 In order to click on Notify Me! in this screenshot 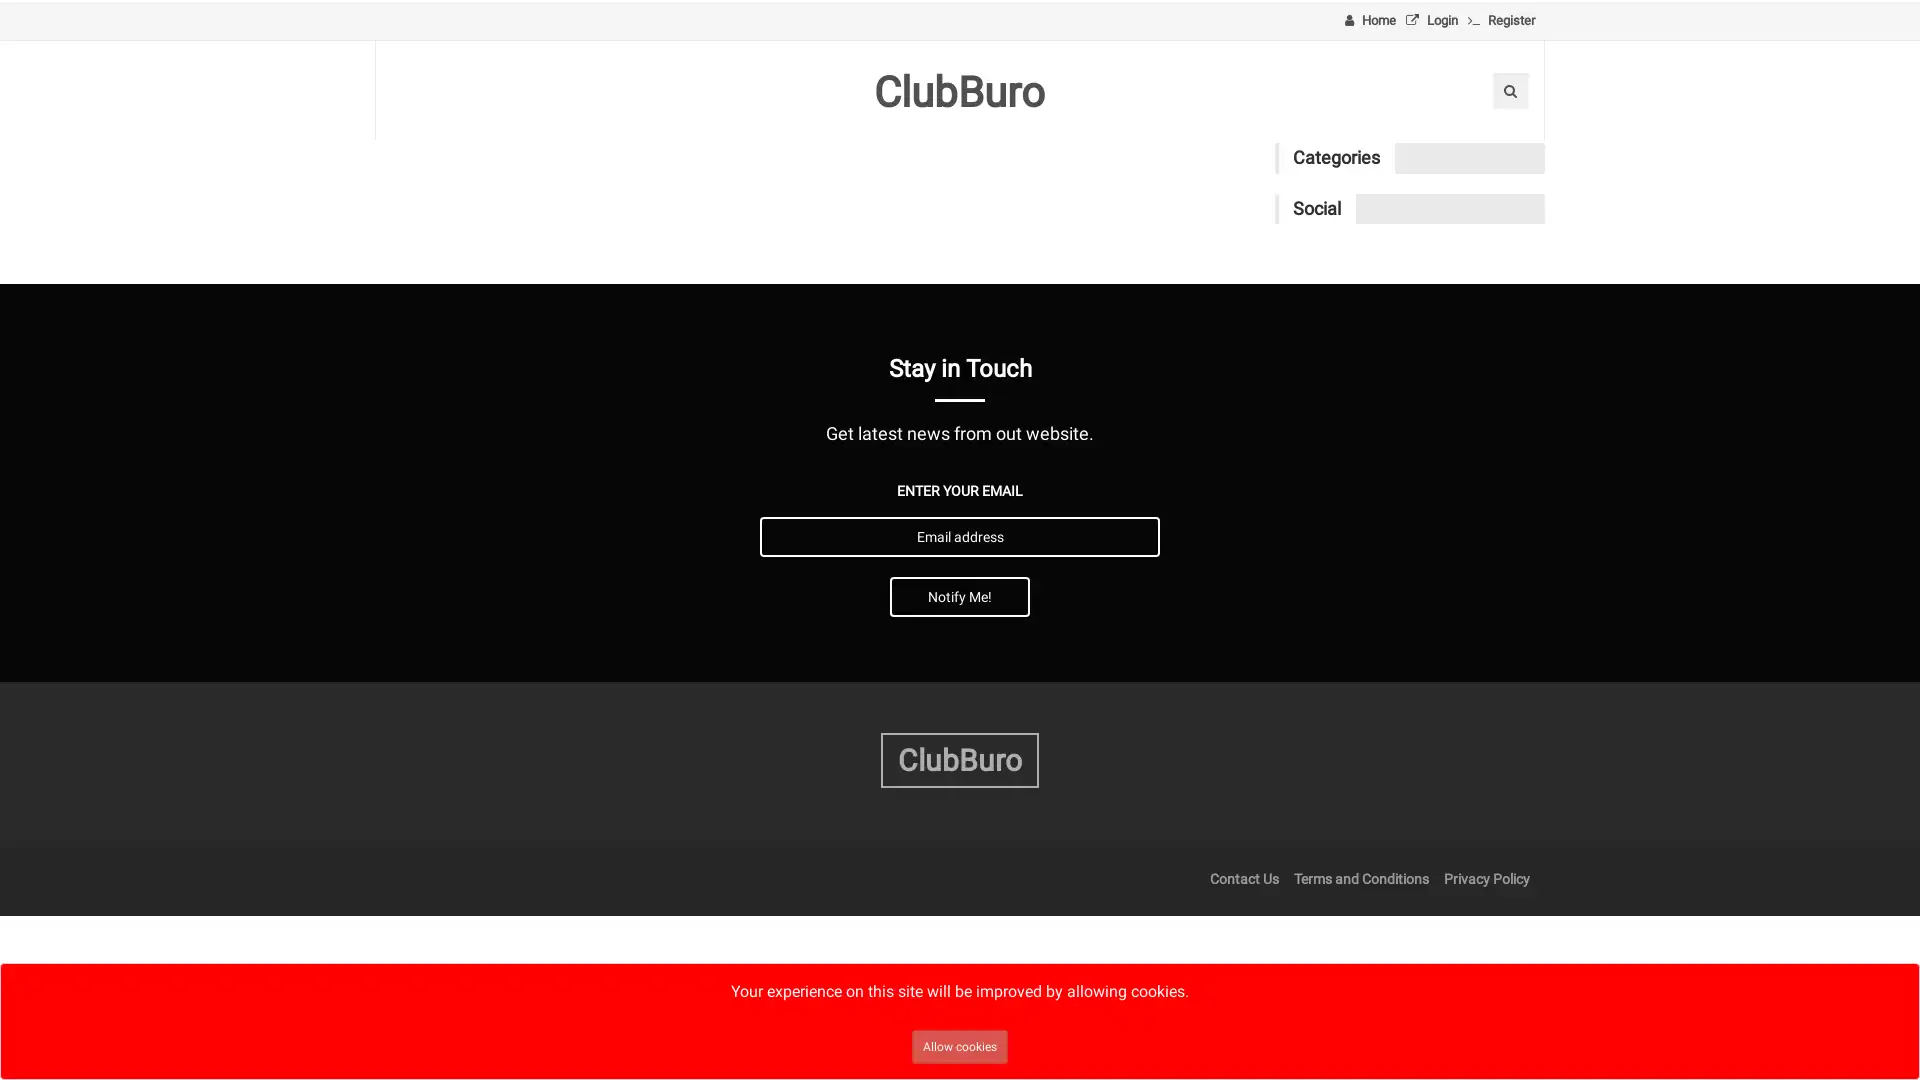, I will do `click(960, 596)`.